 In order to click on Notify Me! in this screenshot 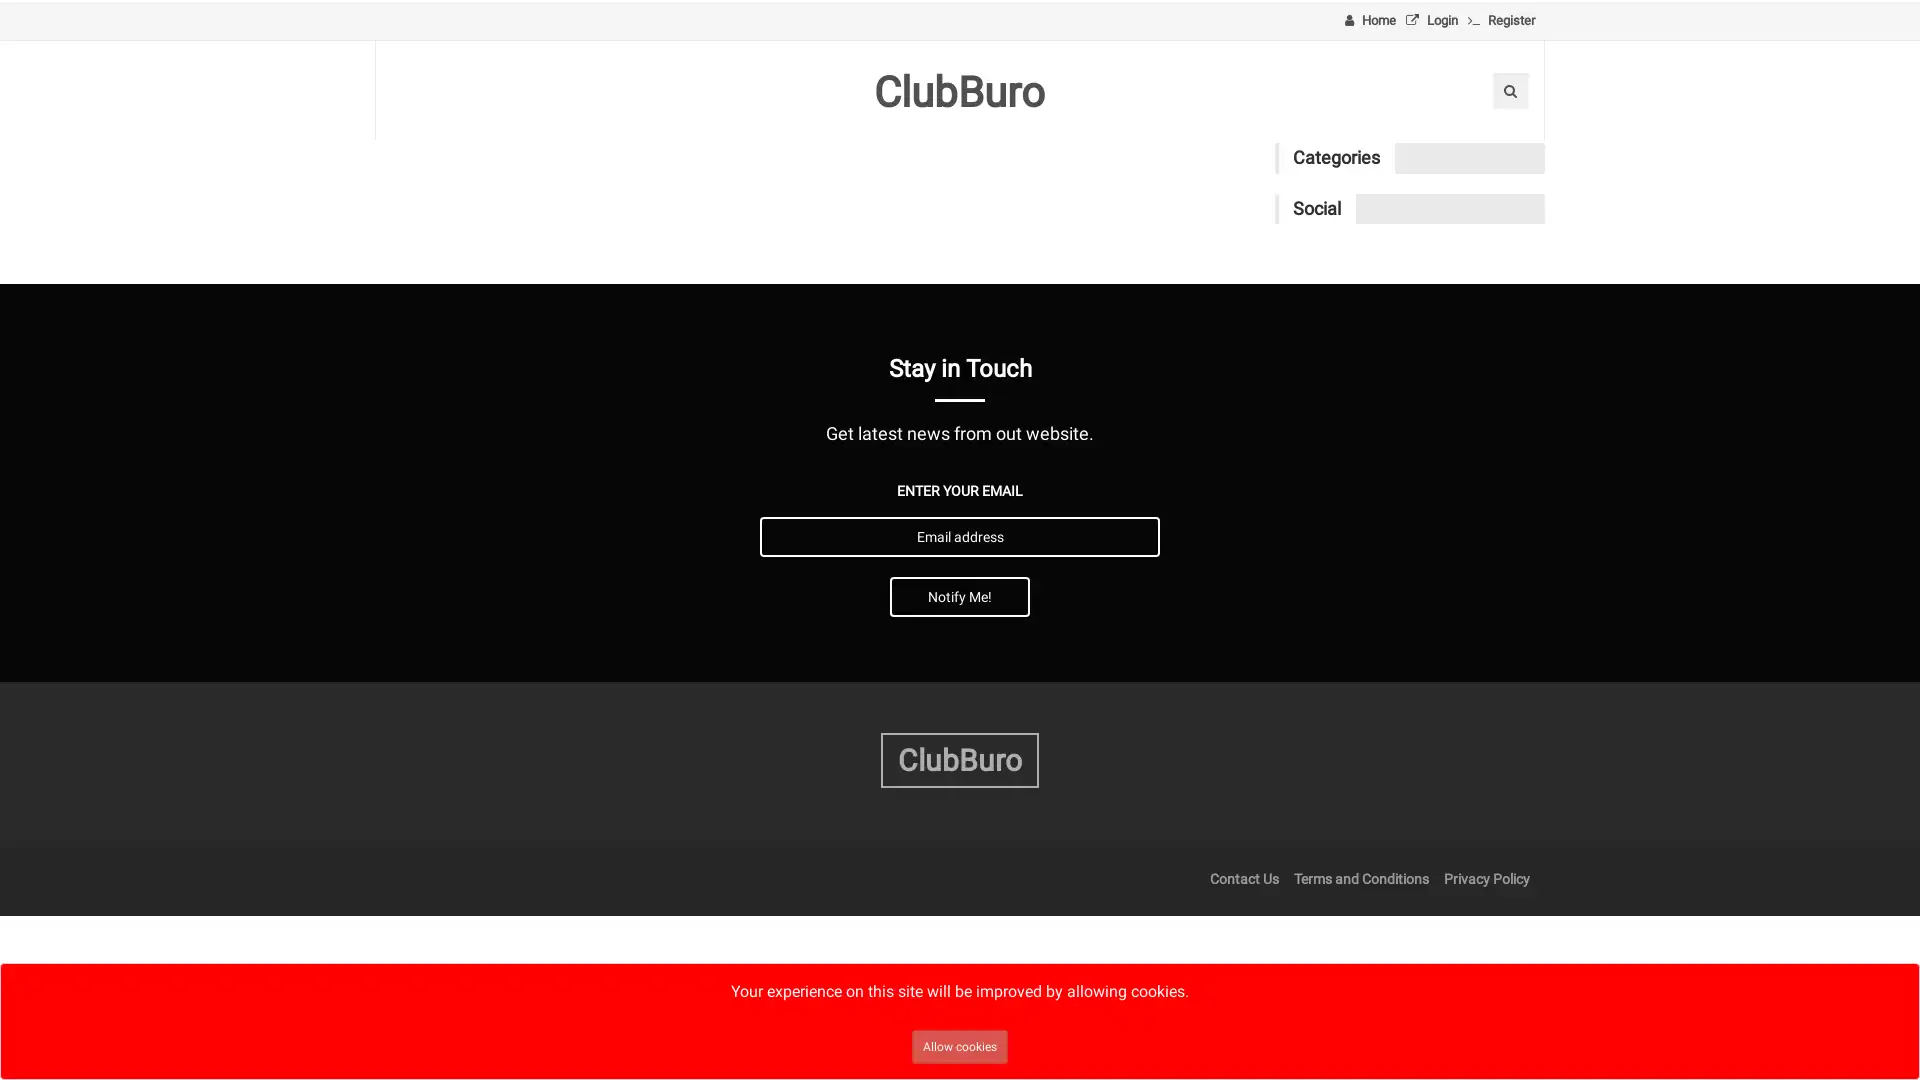, I will do `click(960, 596)`.